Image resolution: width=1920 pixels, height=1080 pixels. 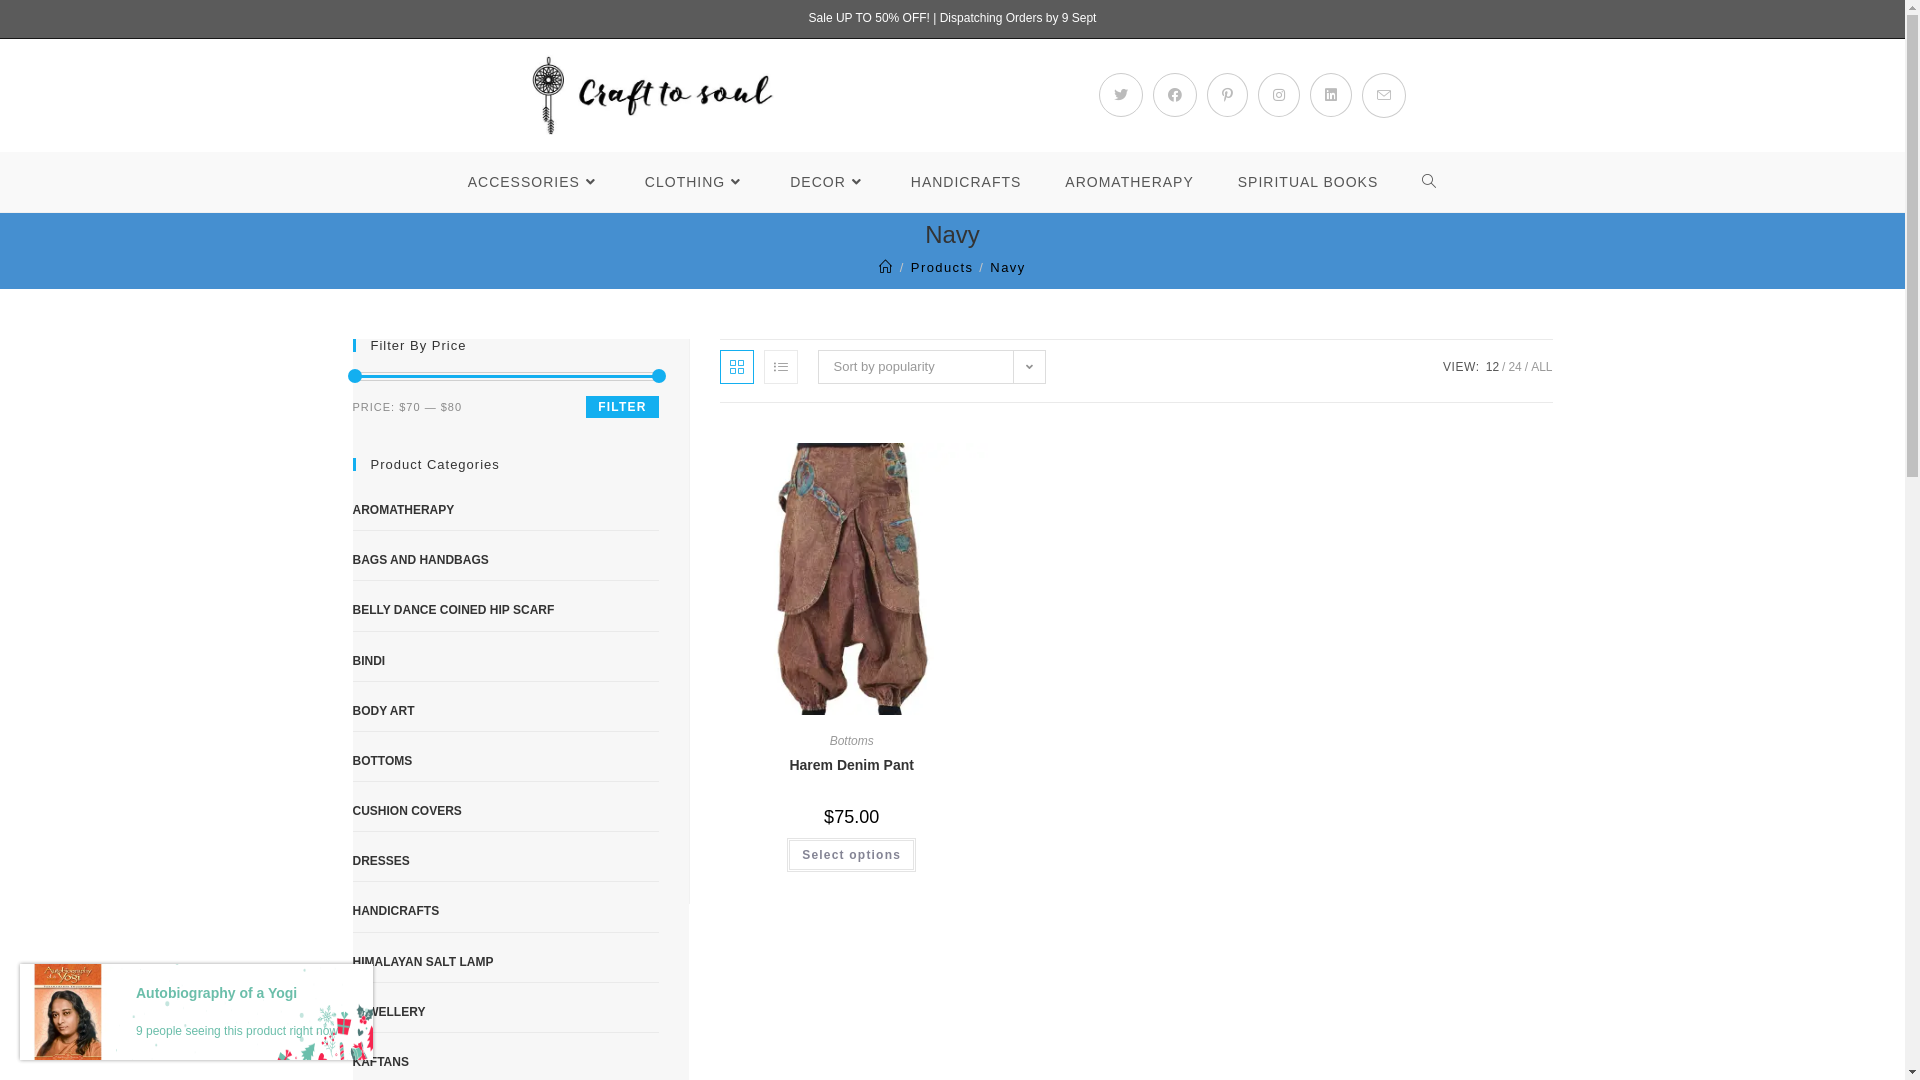 What do you see at coordinates (504, 609) in the screenshot?
I see `'BELLY DANCE COINED HIP SCARF'` at bounding box center [504, 609].